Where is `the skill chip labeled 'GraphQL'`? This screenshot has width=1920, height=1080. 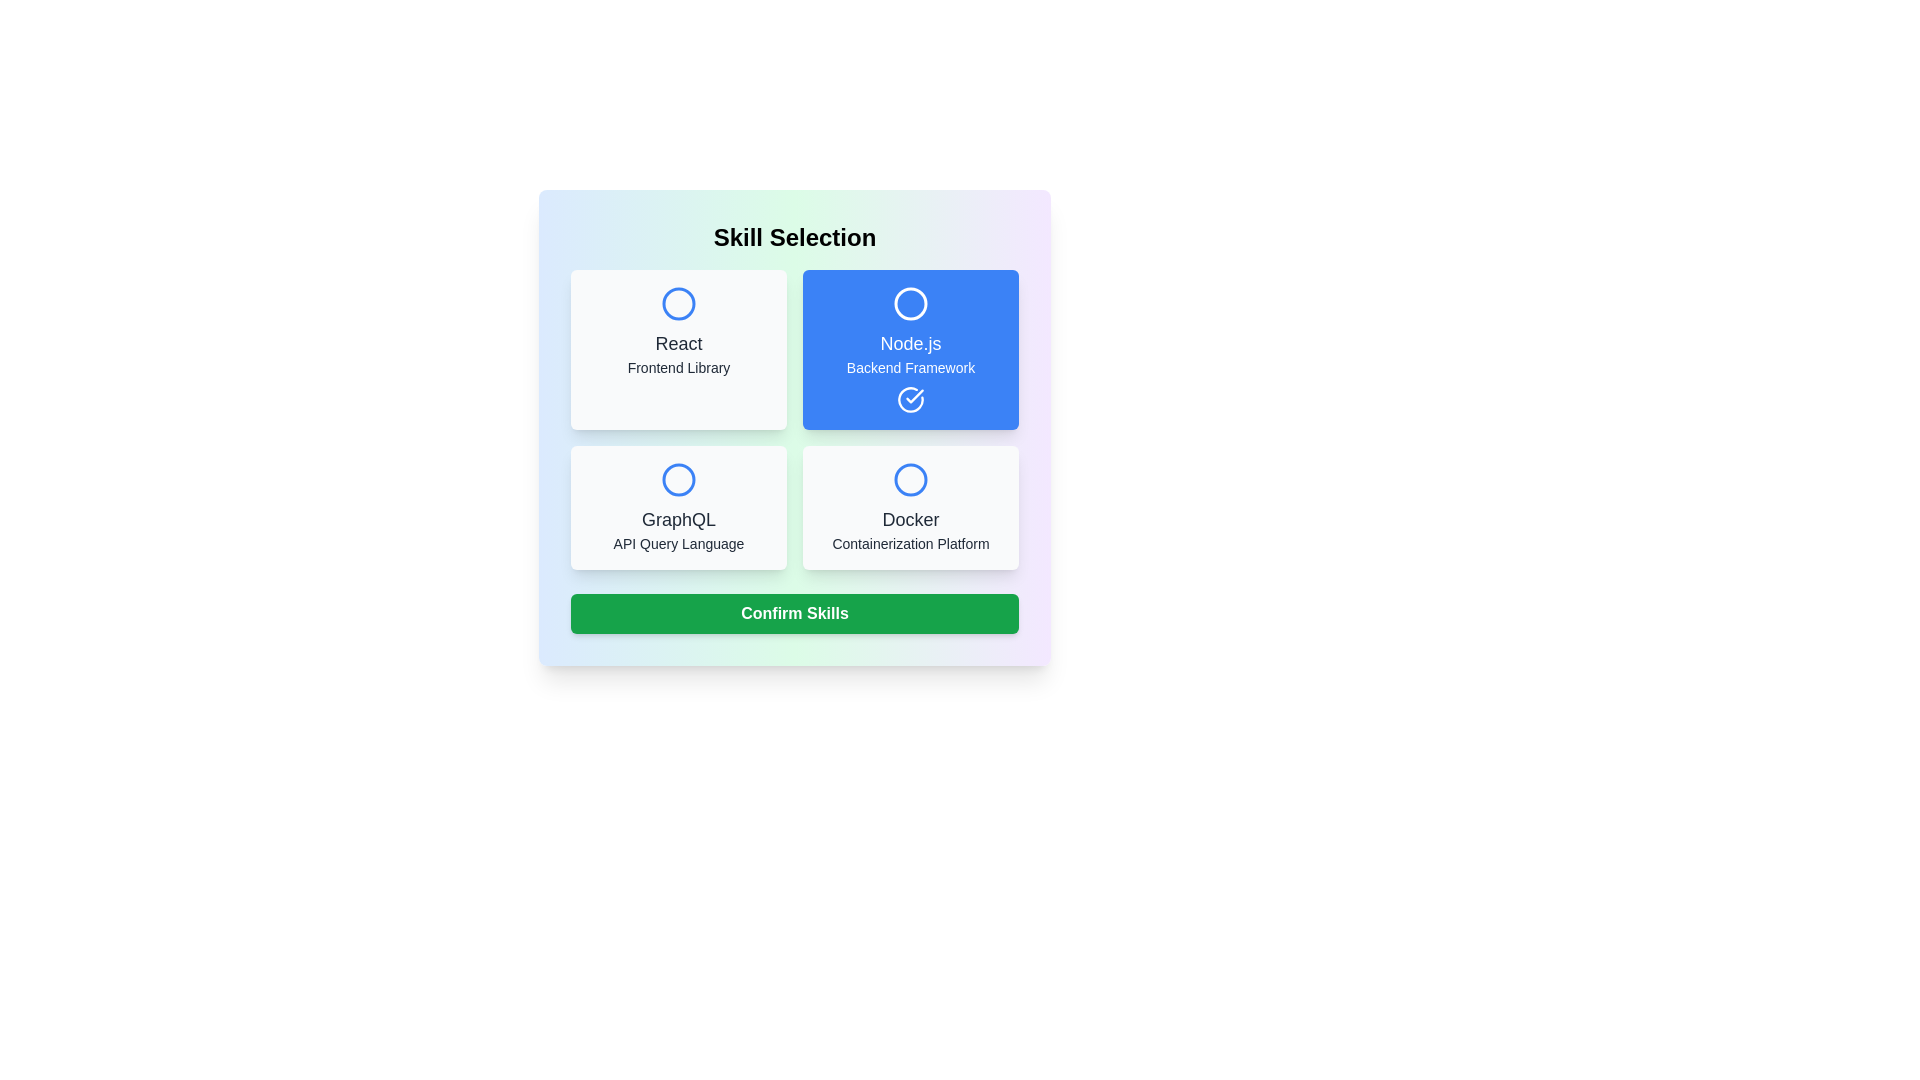 the skill chip labeled 'GraphQL' is located at coordinates (678, 507).